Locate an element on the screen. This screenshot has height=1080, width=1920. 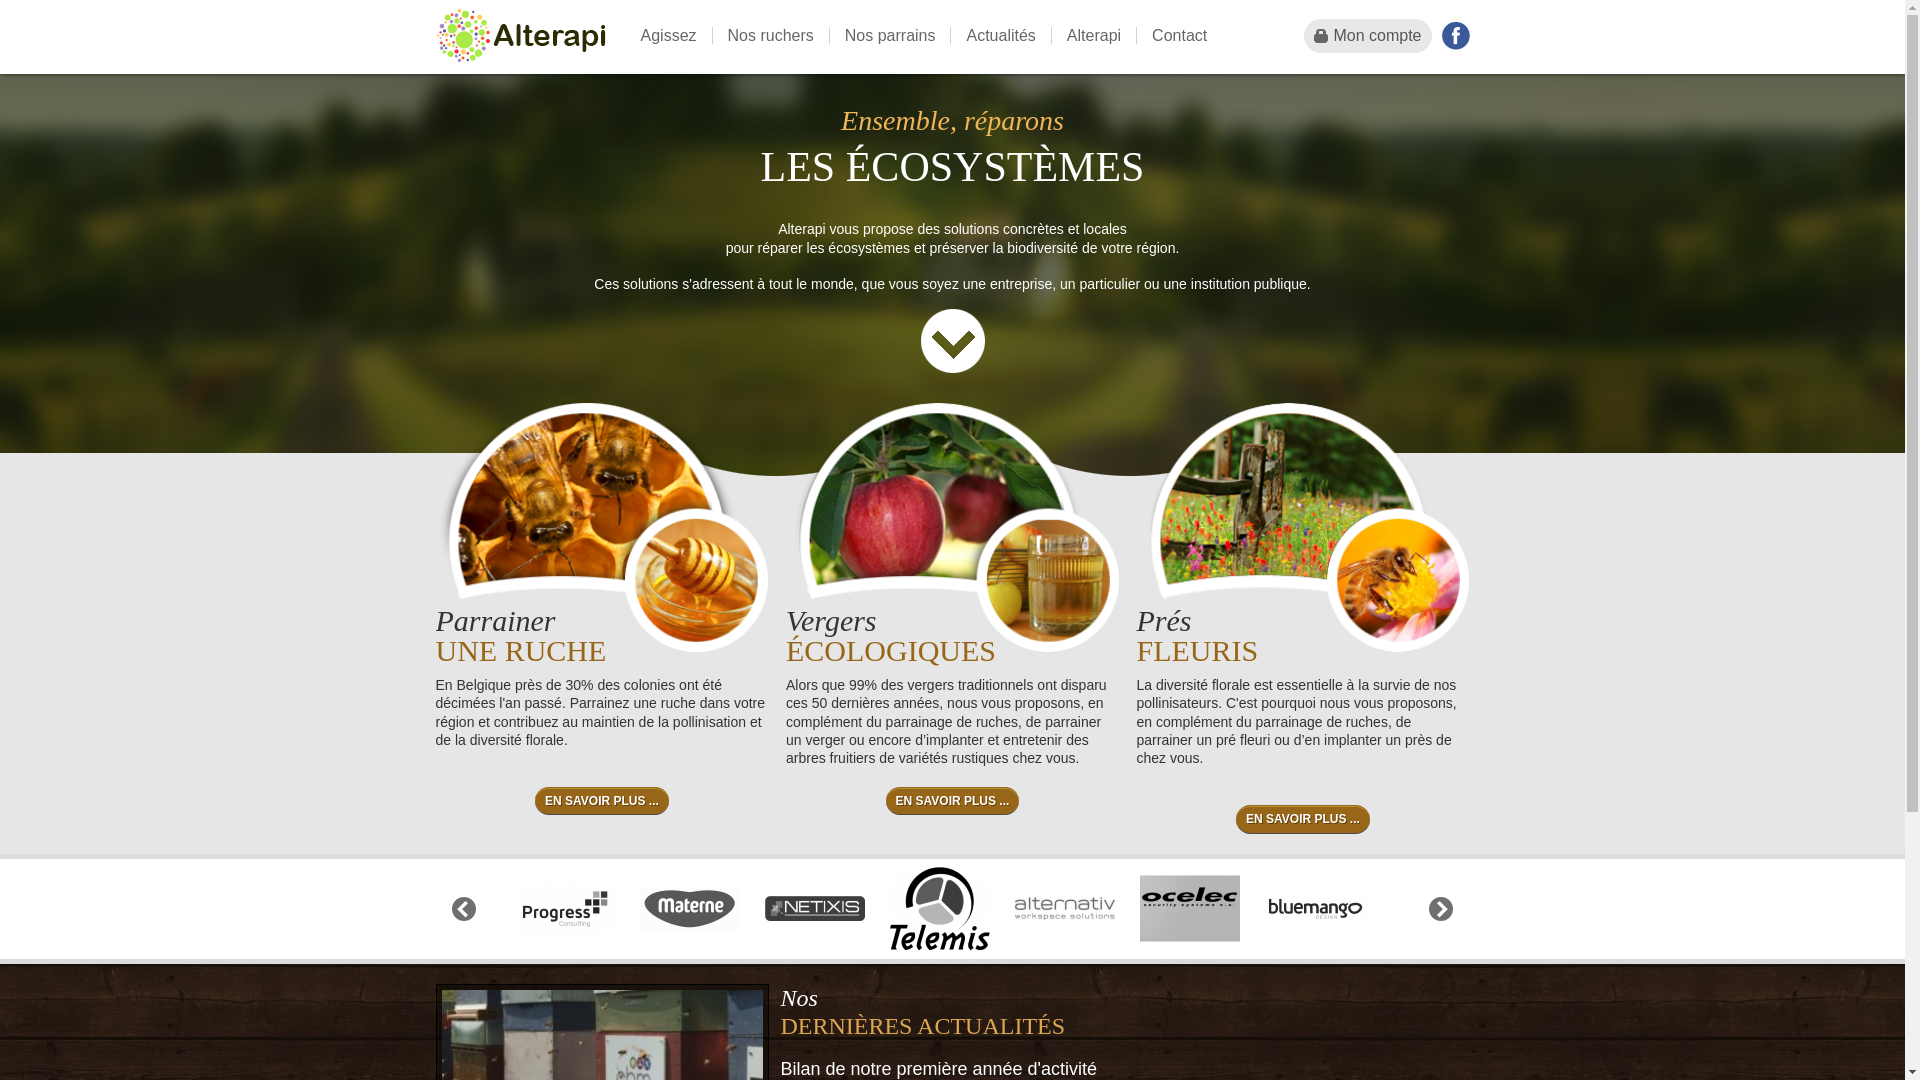
'Facebook' is located at coordinates (1455, 35).